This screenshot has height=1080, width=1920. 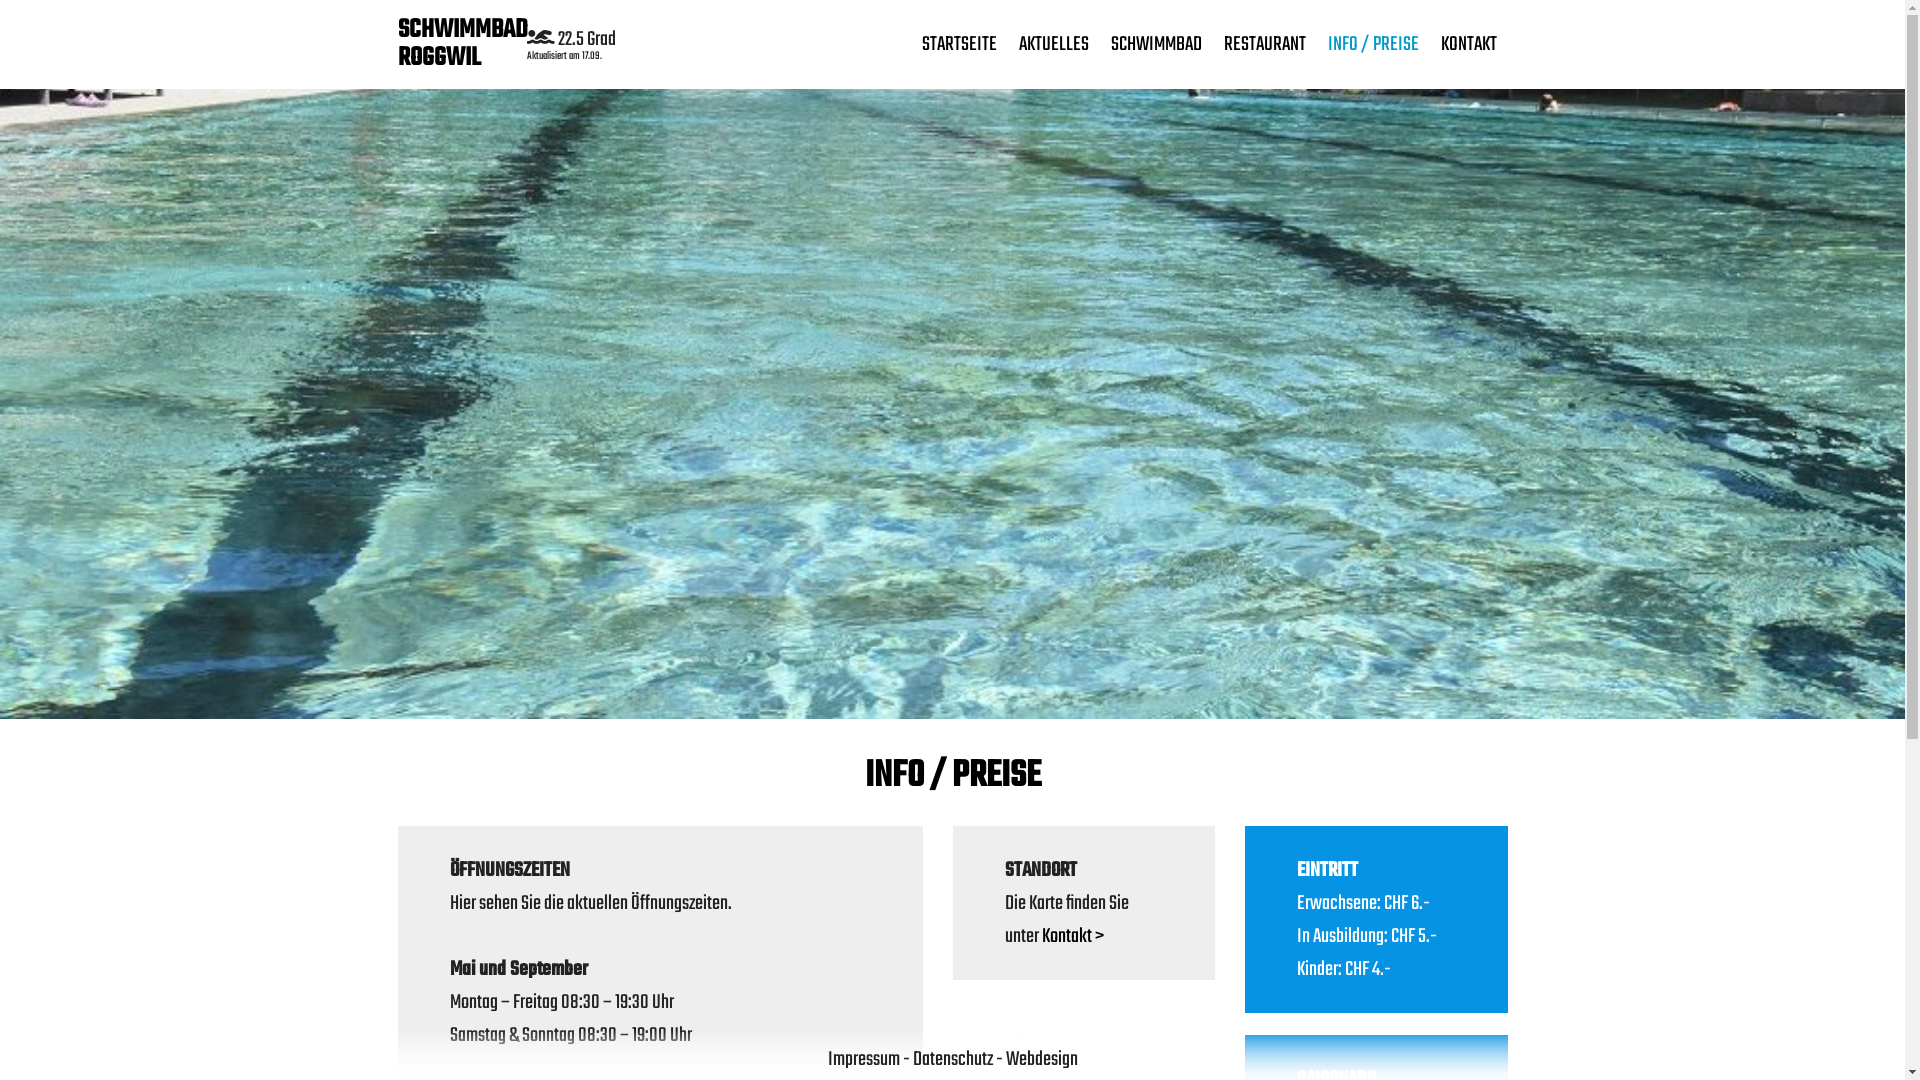 What do you see at coordinates (1371, 44) in the screenshot?
I see `'INFO / PREISE'` at bounding box center [1371, 44].